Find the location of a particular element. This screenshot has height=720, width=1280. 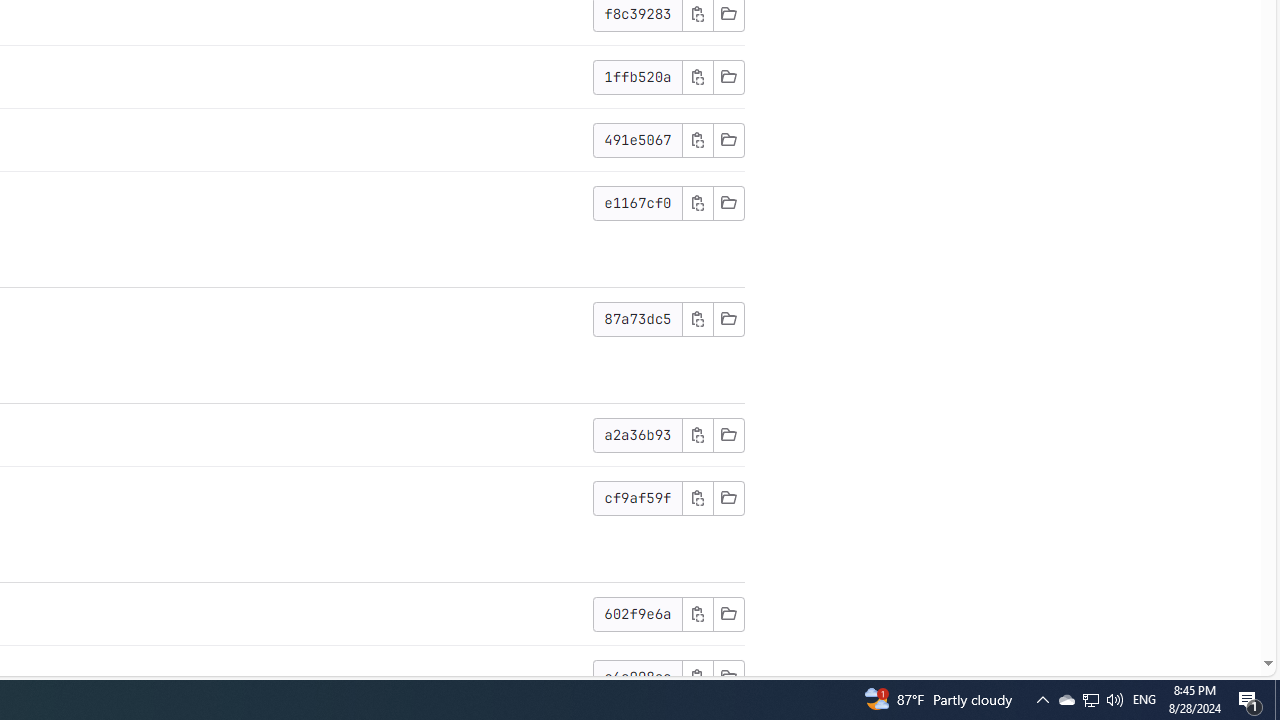

'Class: s16 gl-icon gl-button-icon ' is located at coordinates (697, 675).